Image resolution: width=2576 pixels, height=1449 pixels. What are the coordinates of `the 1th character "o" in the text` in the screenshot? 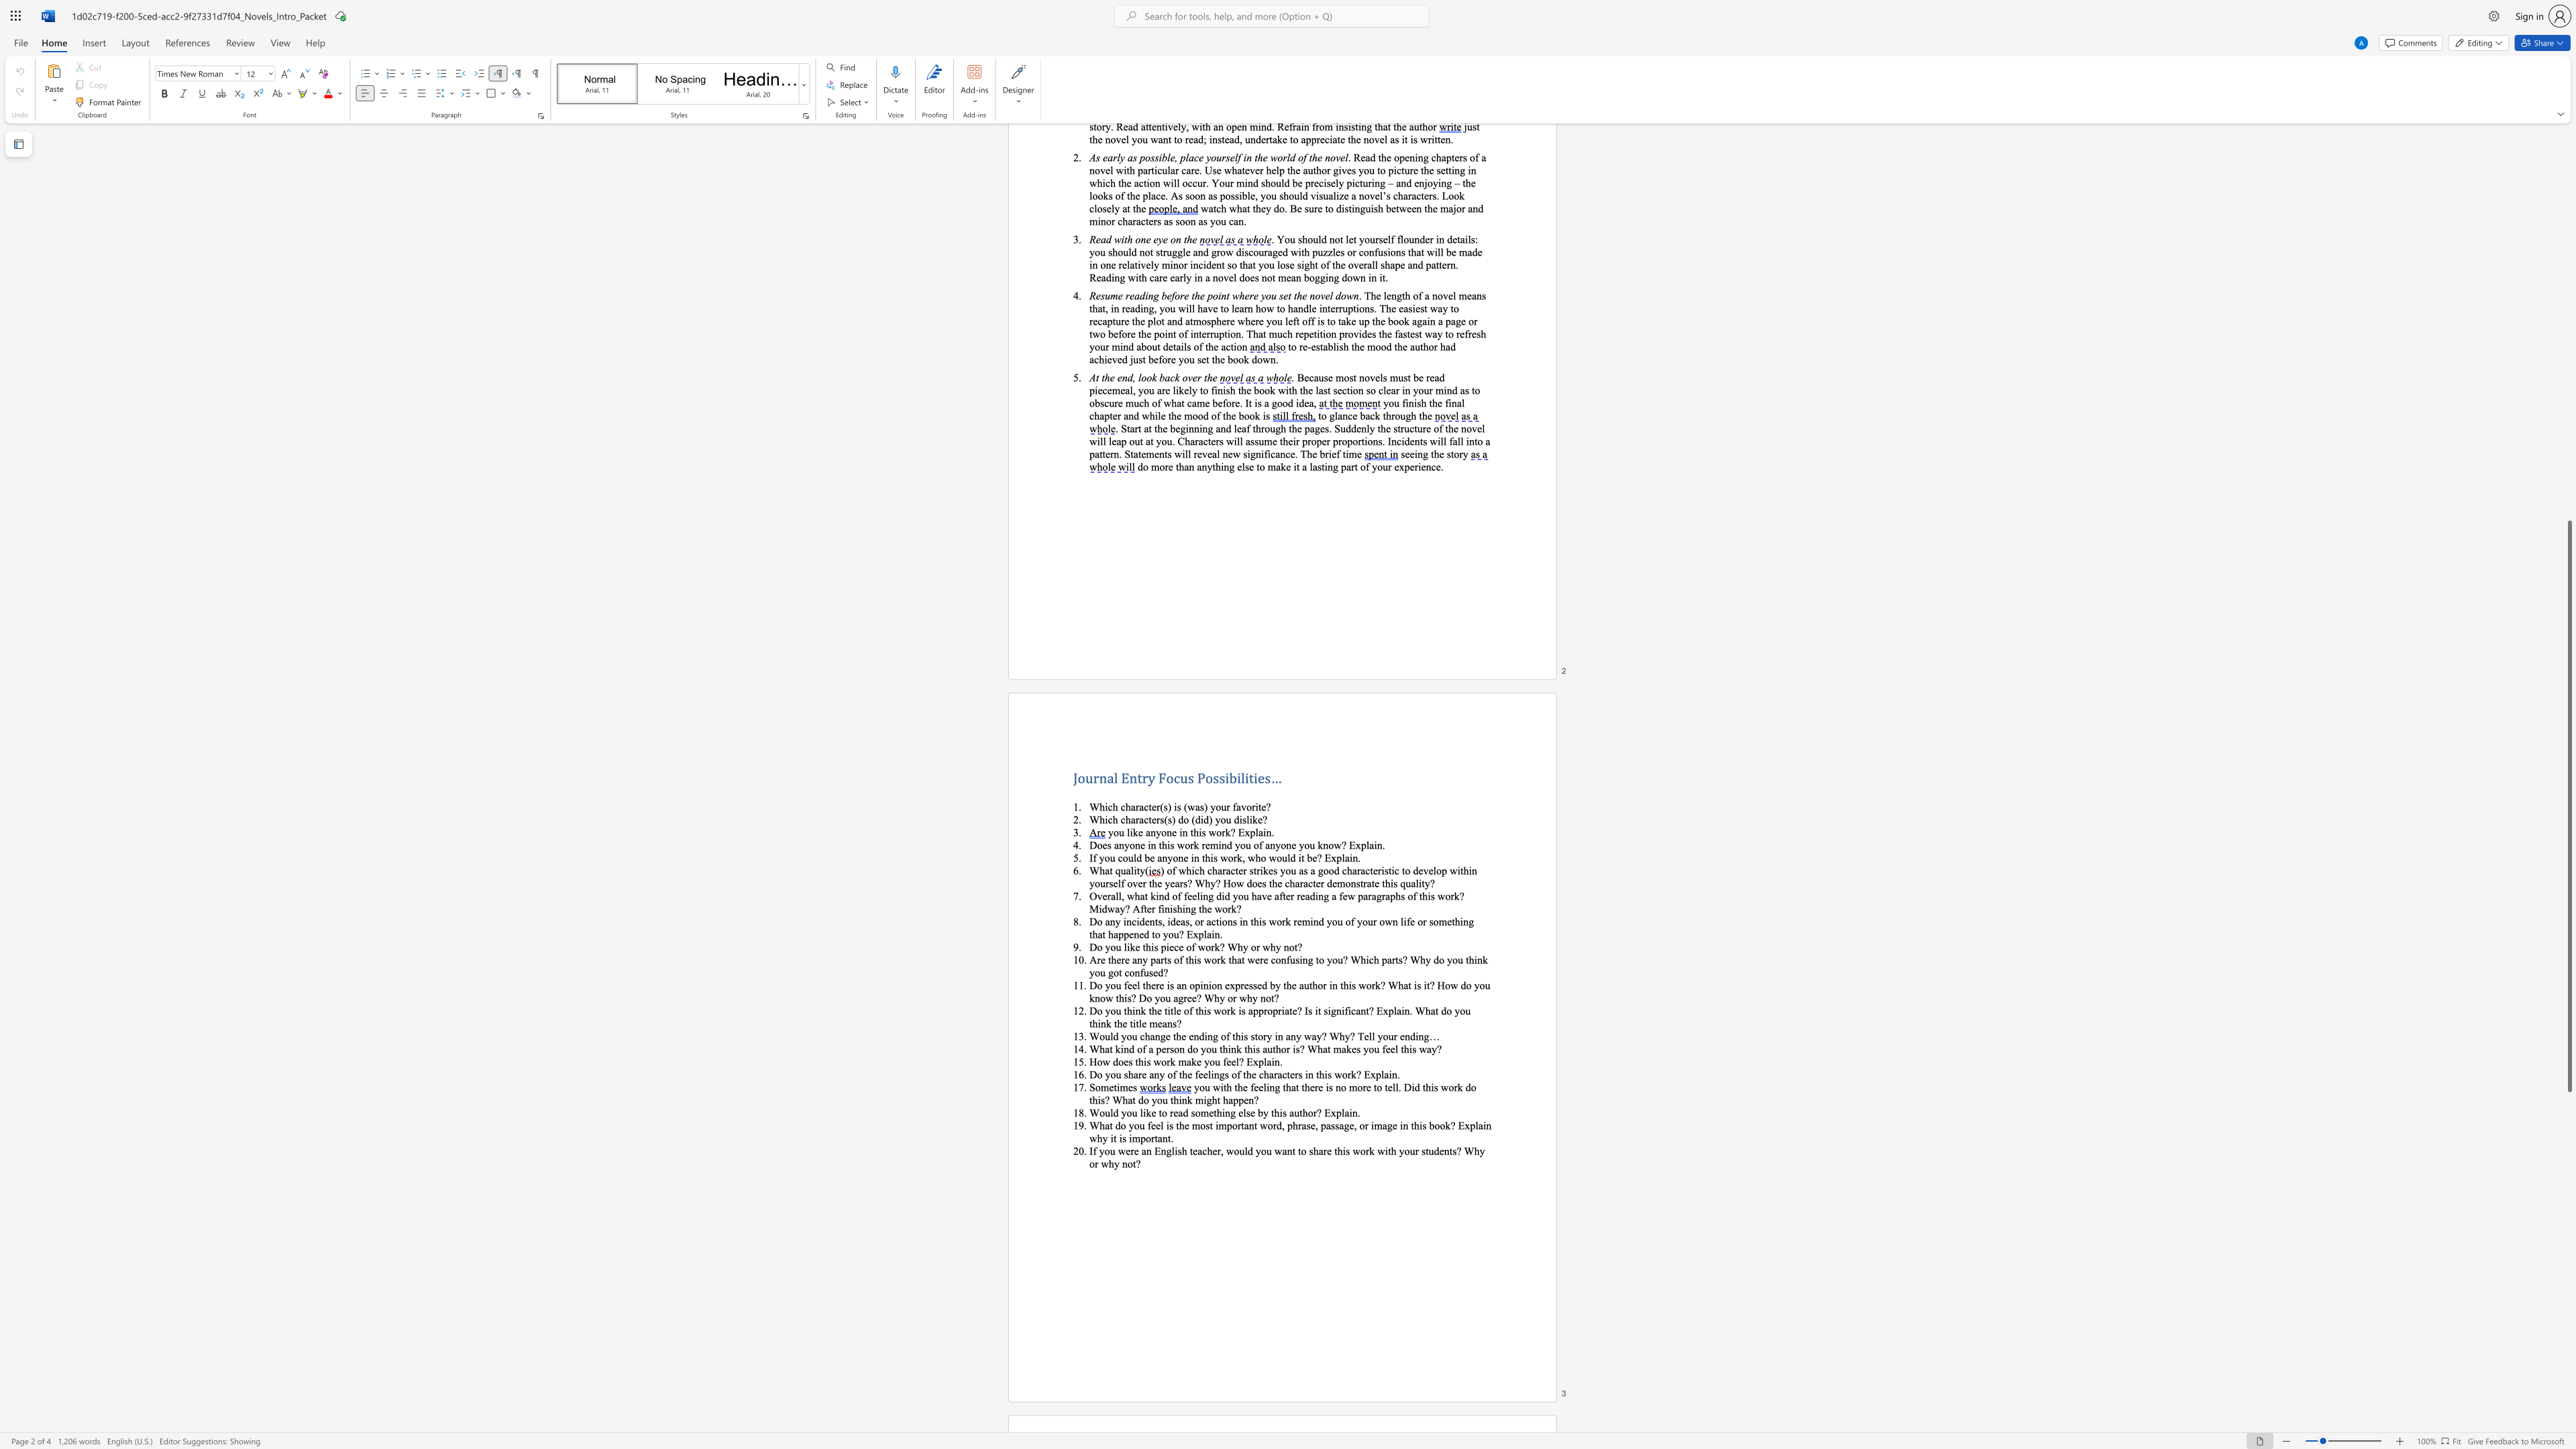 It's located at (1099, 1061).